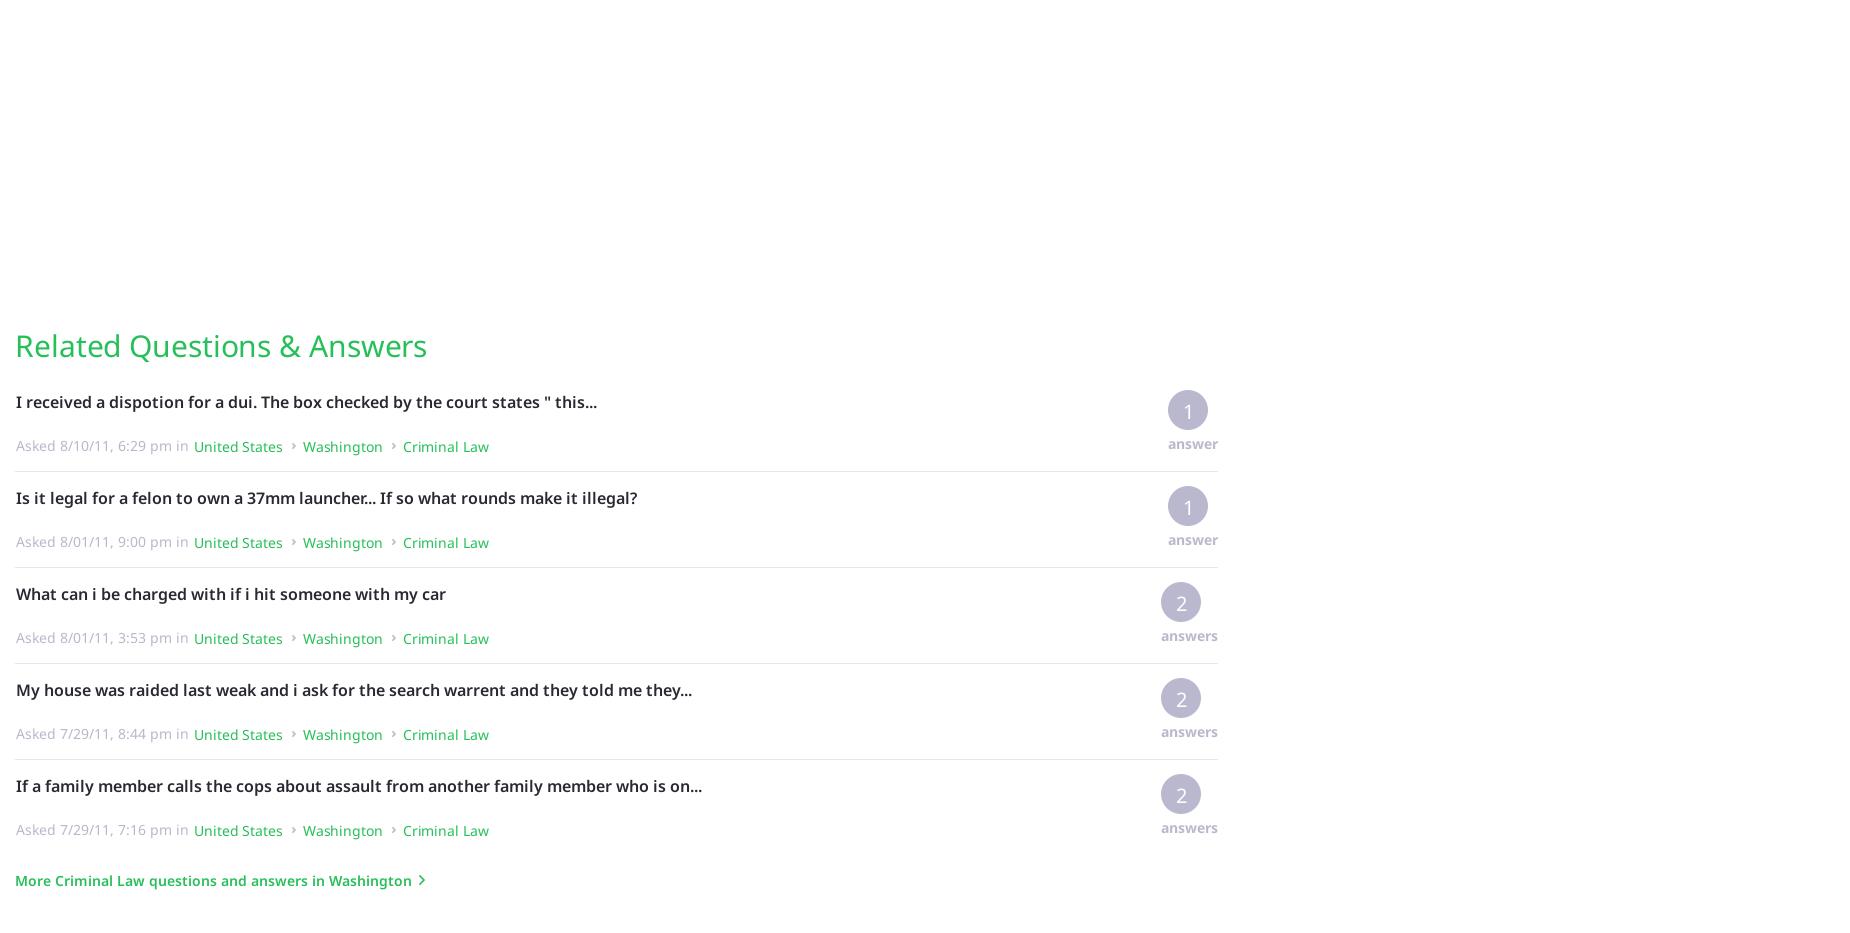 This screenshot has height=933, width=1850. I want to click on 'Asked 8/10/11, 6:29 pm in', so click(14, 443).